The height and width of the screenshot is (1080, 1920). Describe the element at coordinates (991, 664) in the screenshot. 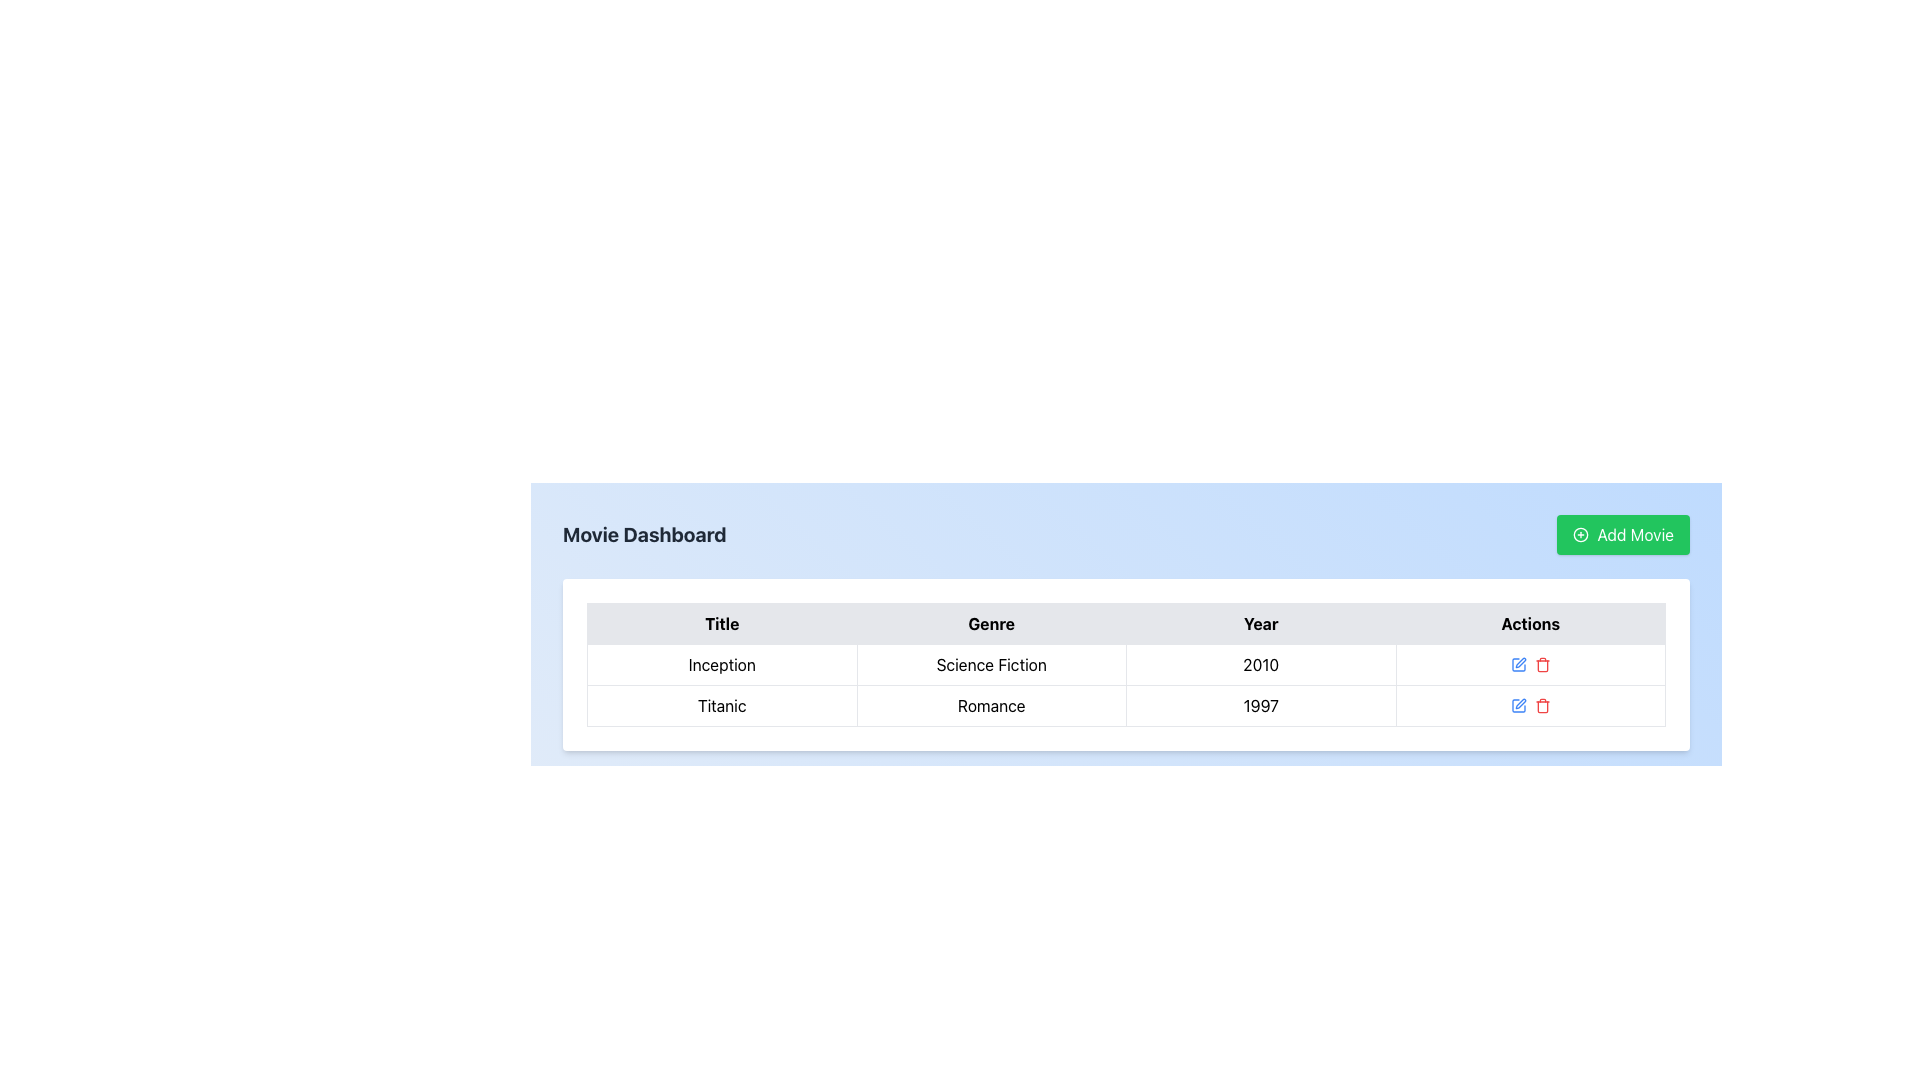

I see `the text display element that shows the genre of the movie 'Inception' in the second column of its row` at that location.